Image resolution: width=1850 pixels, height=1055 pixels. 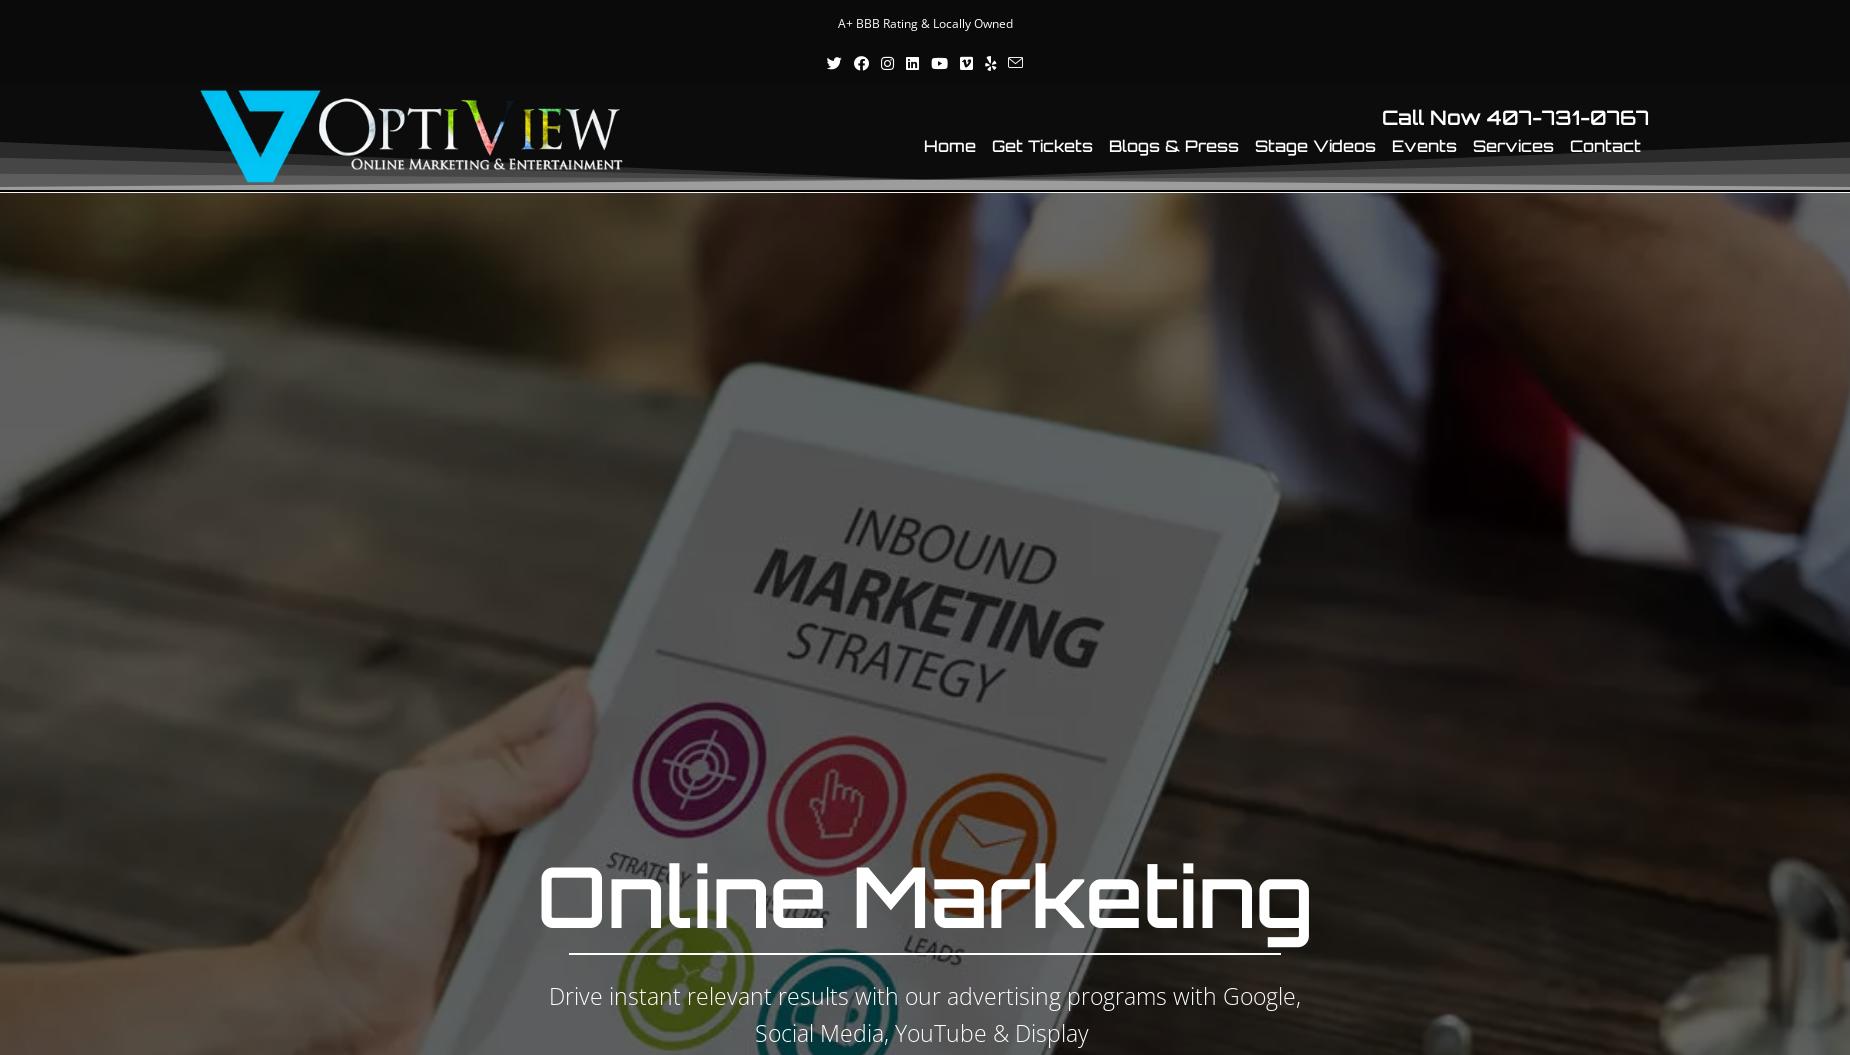 What do you see at coordinates (924, 23) in the screenshot?
I see `'A+ BBB Rating & Locally Owned'` at bounding box center [924, 23].